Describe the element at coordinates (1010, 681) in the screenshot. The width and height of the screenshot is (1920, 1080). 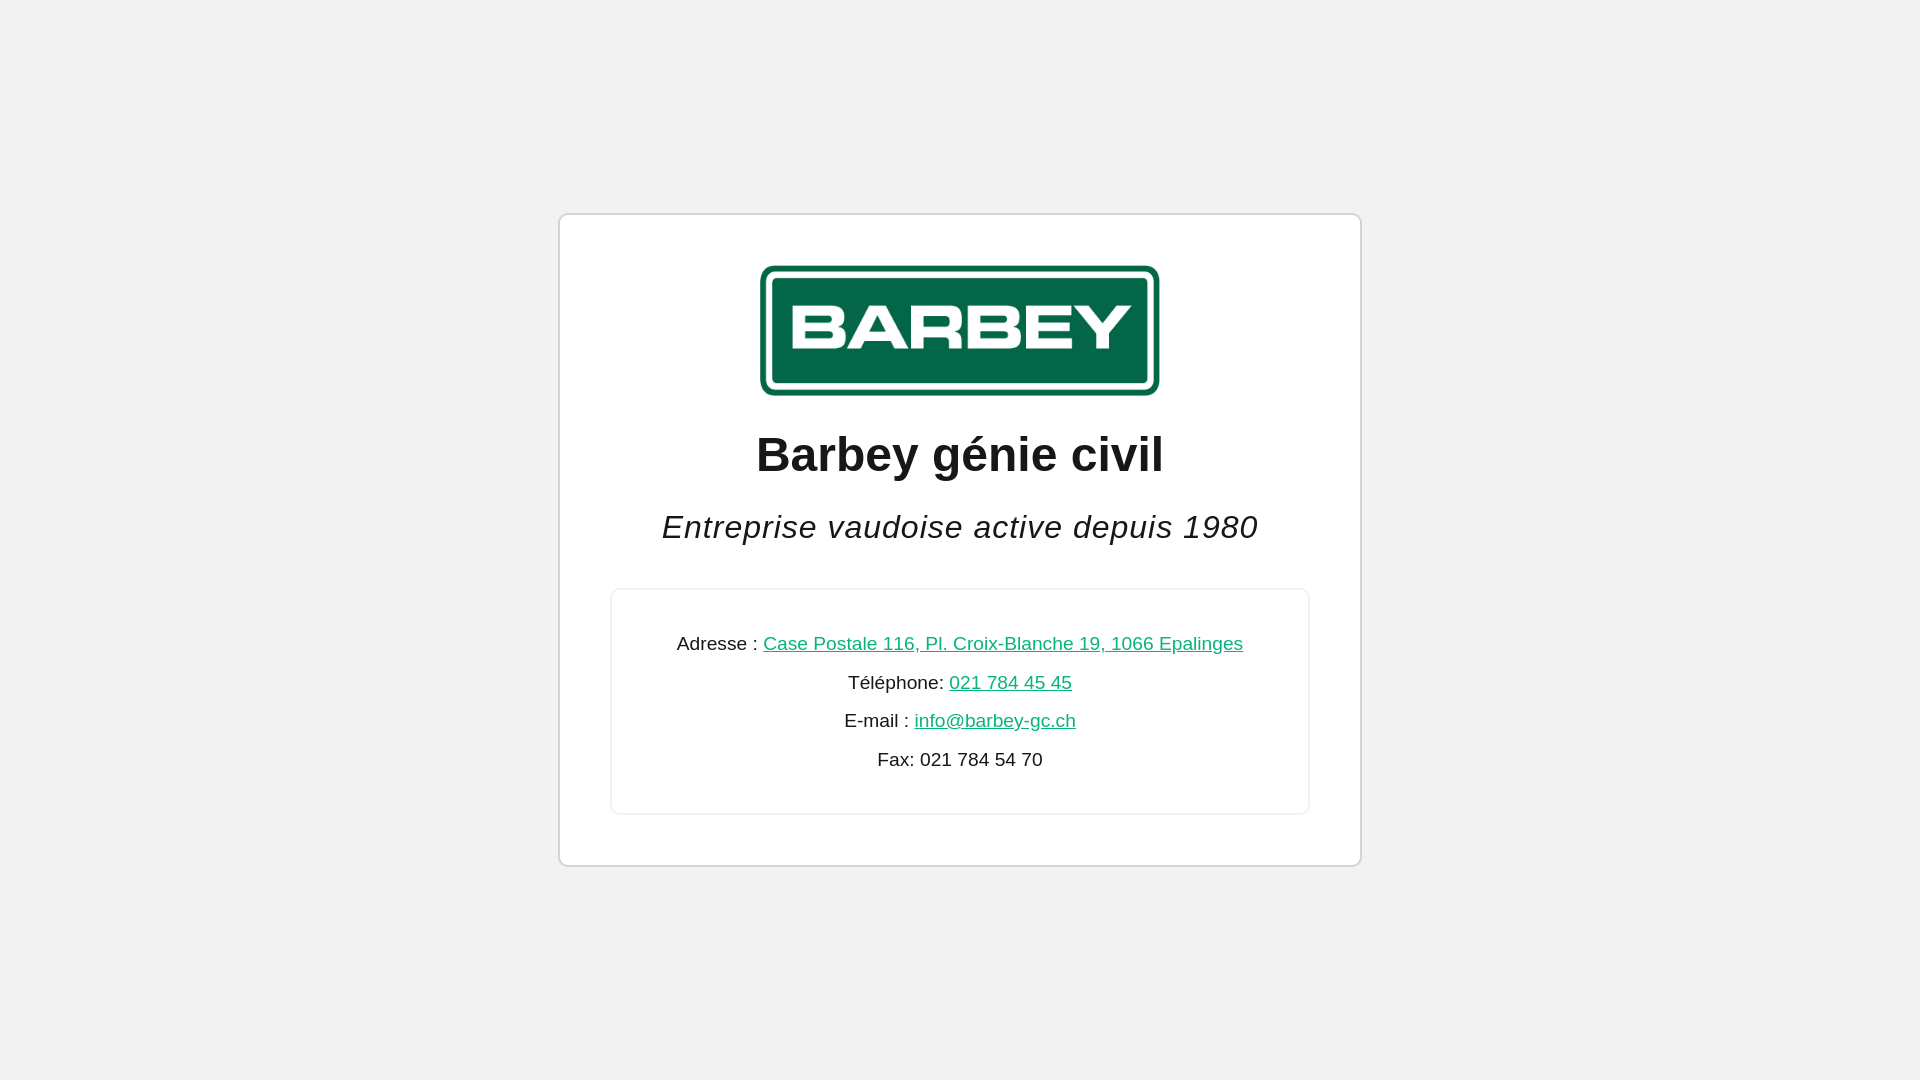
I see `'021 784 45 45'` at that location.